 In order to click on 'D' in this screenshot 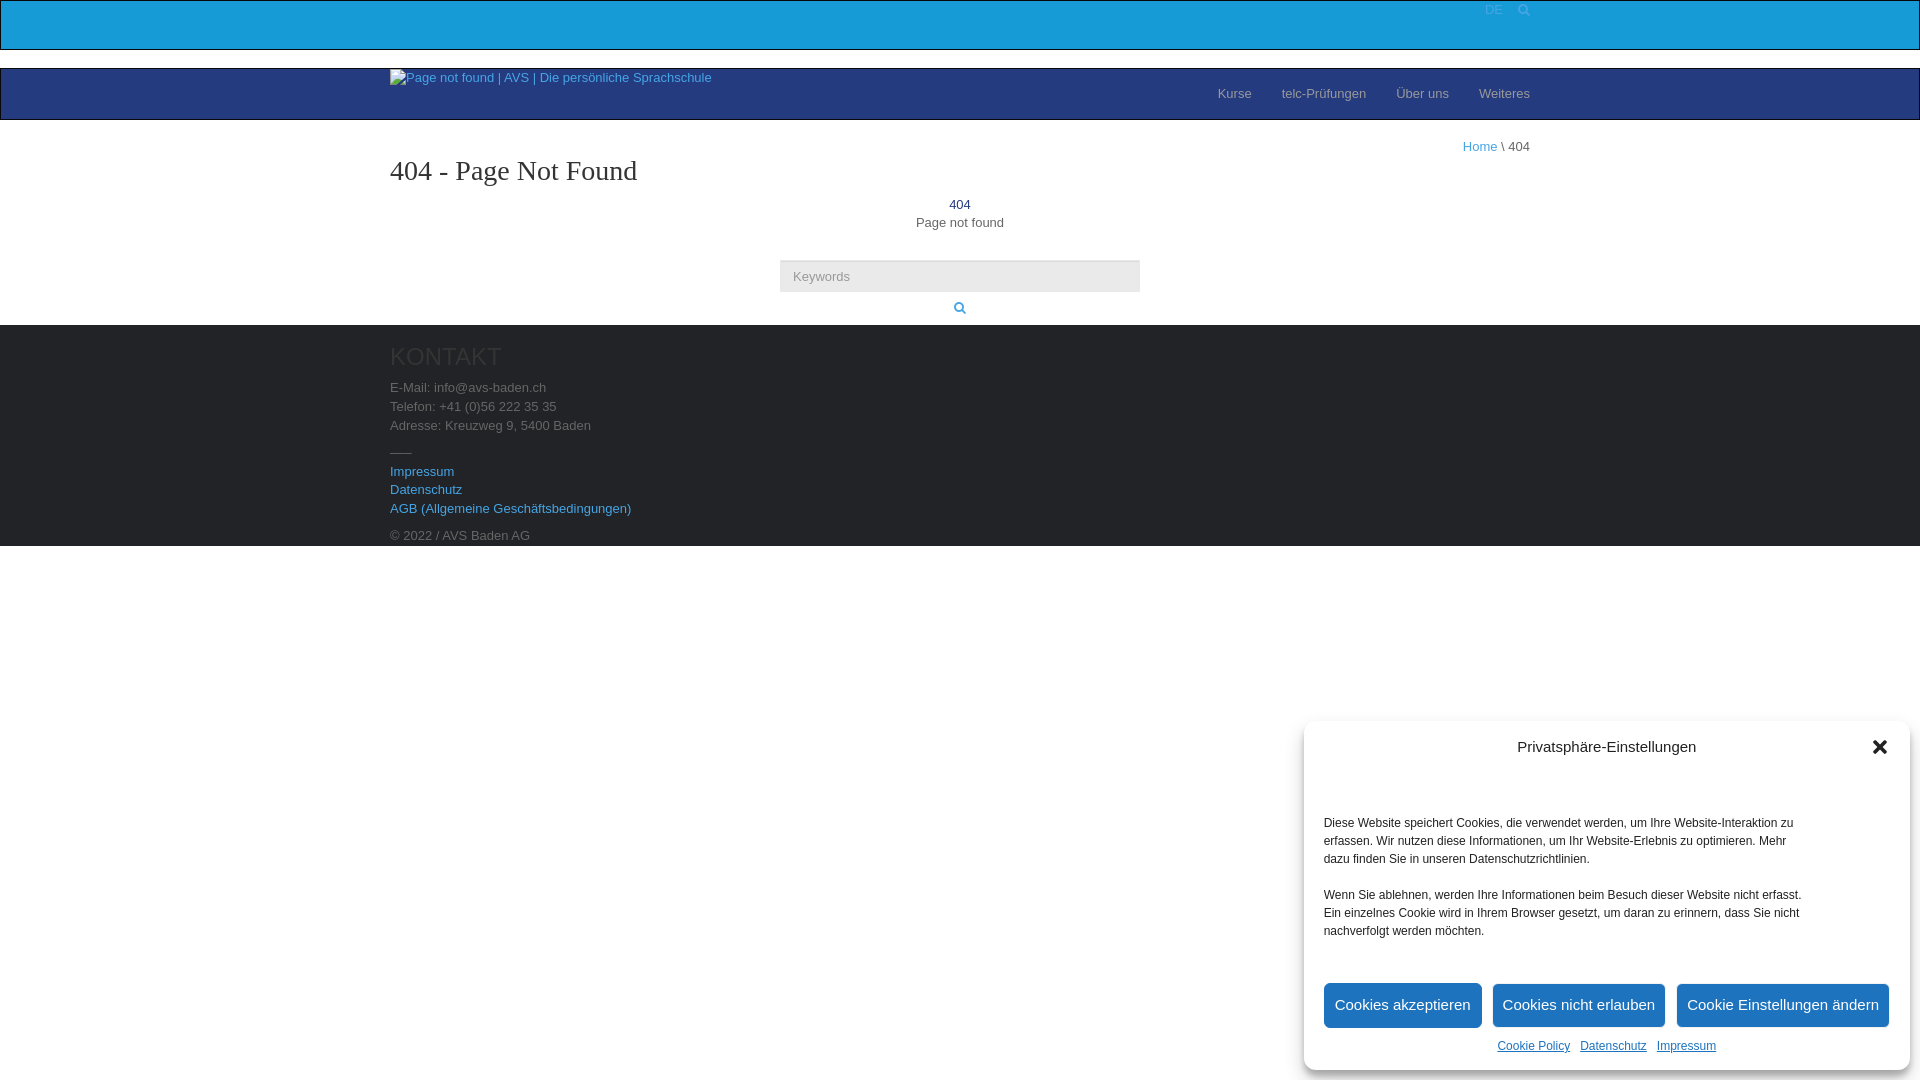, I will do `click(1489, 9)`.